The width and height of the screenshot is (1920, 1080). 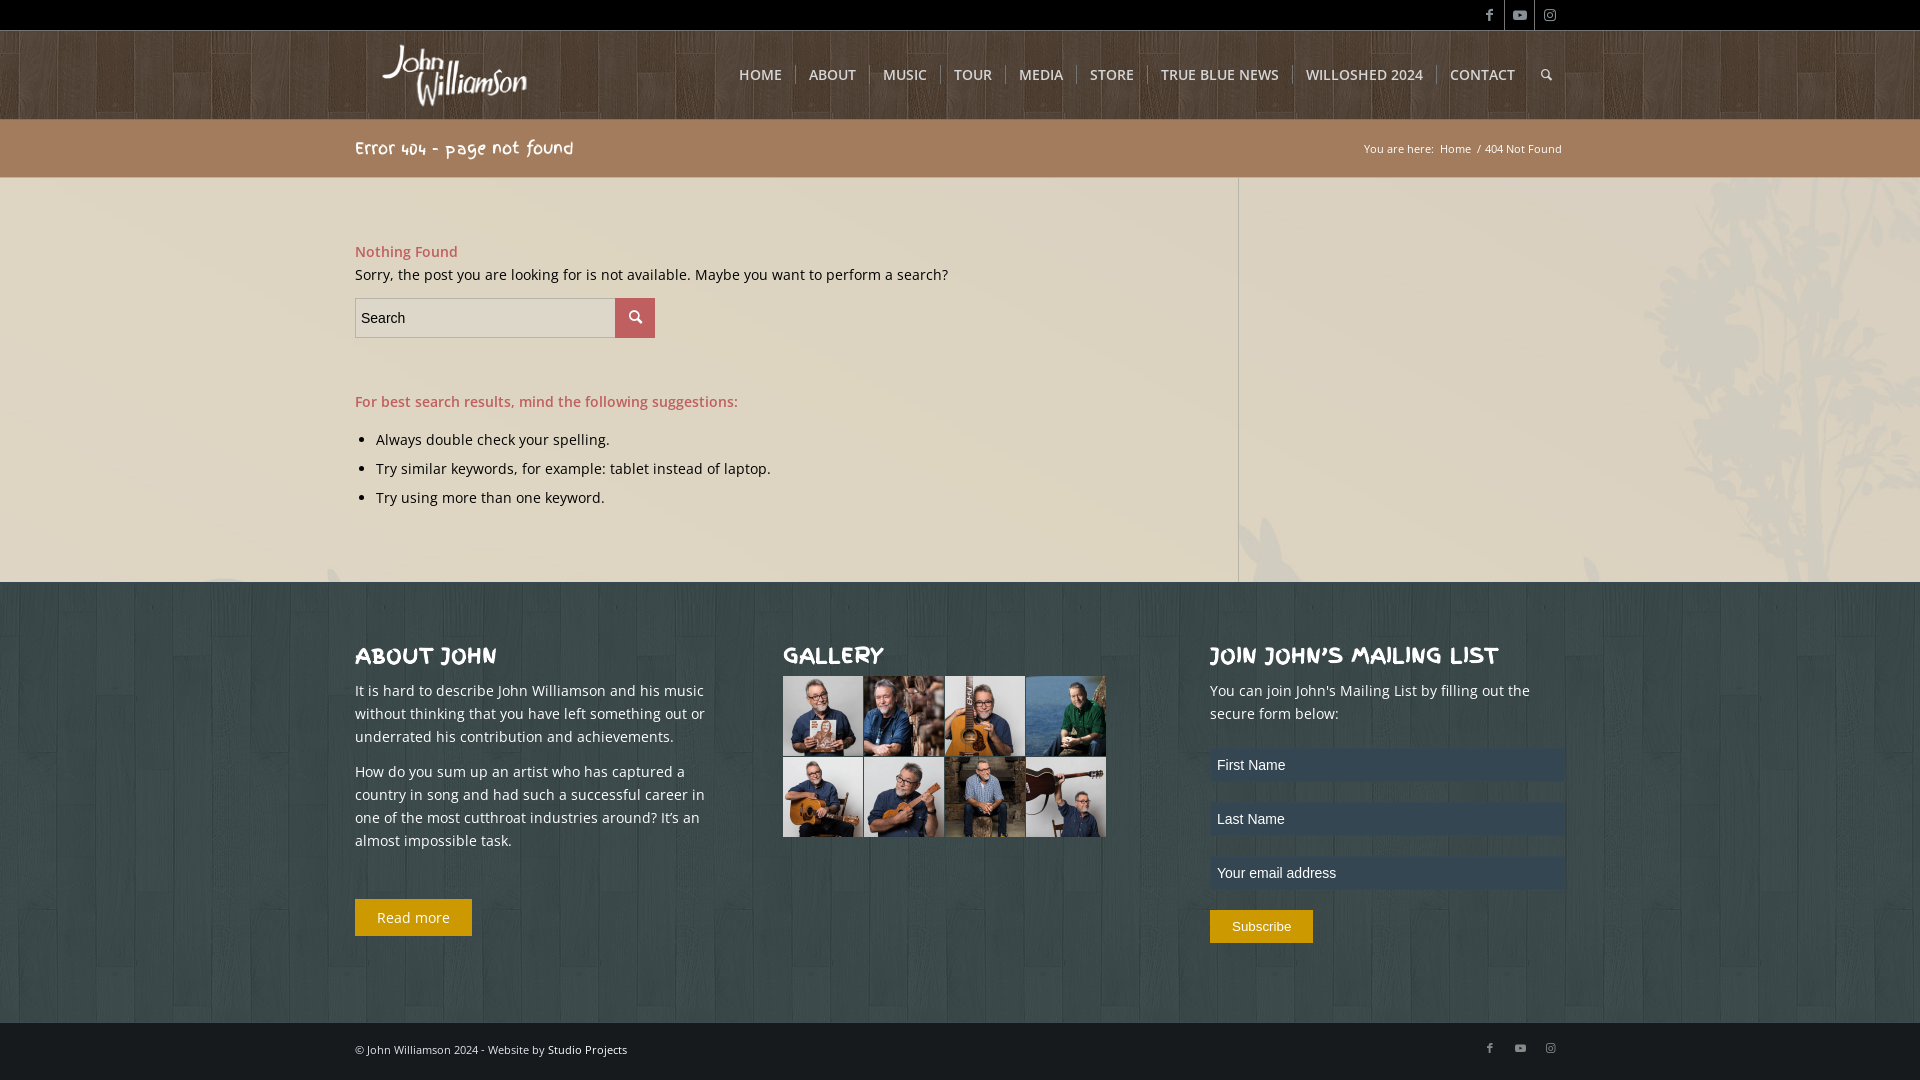 I want to click on 'Facebook', so click(x=1489, y=15).